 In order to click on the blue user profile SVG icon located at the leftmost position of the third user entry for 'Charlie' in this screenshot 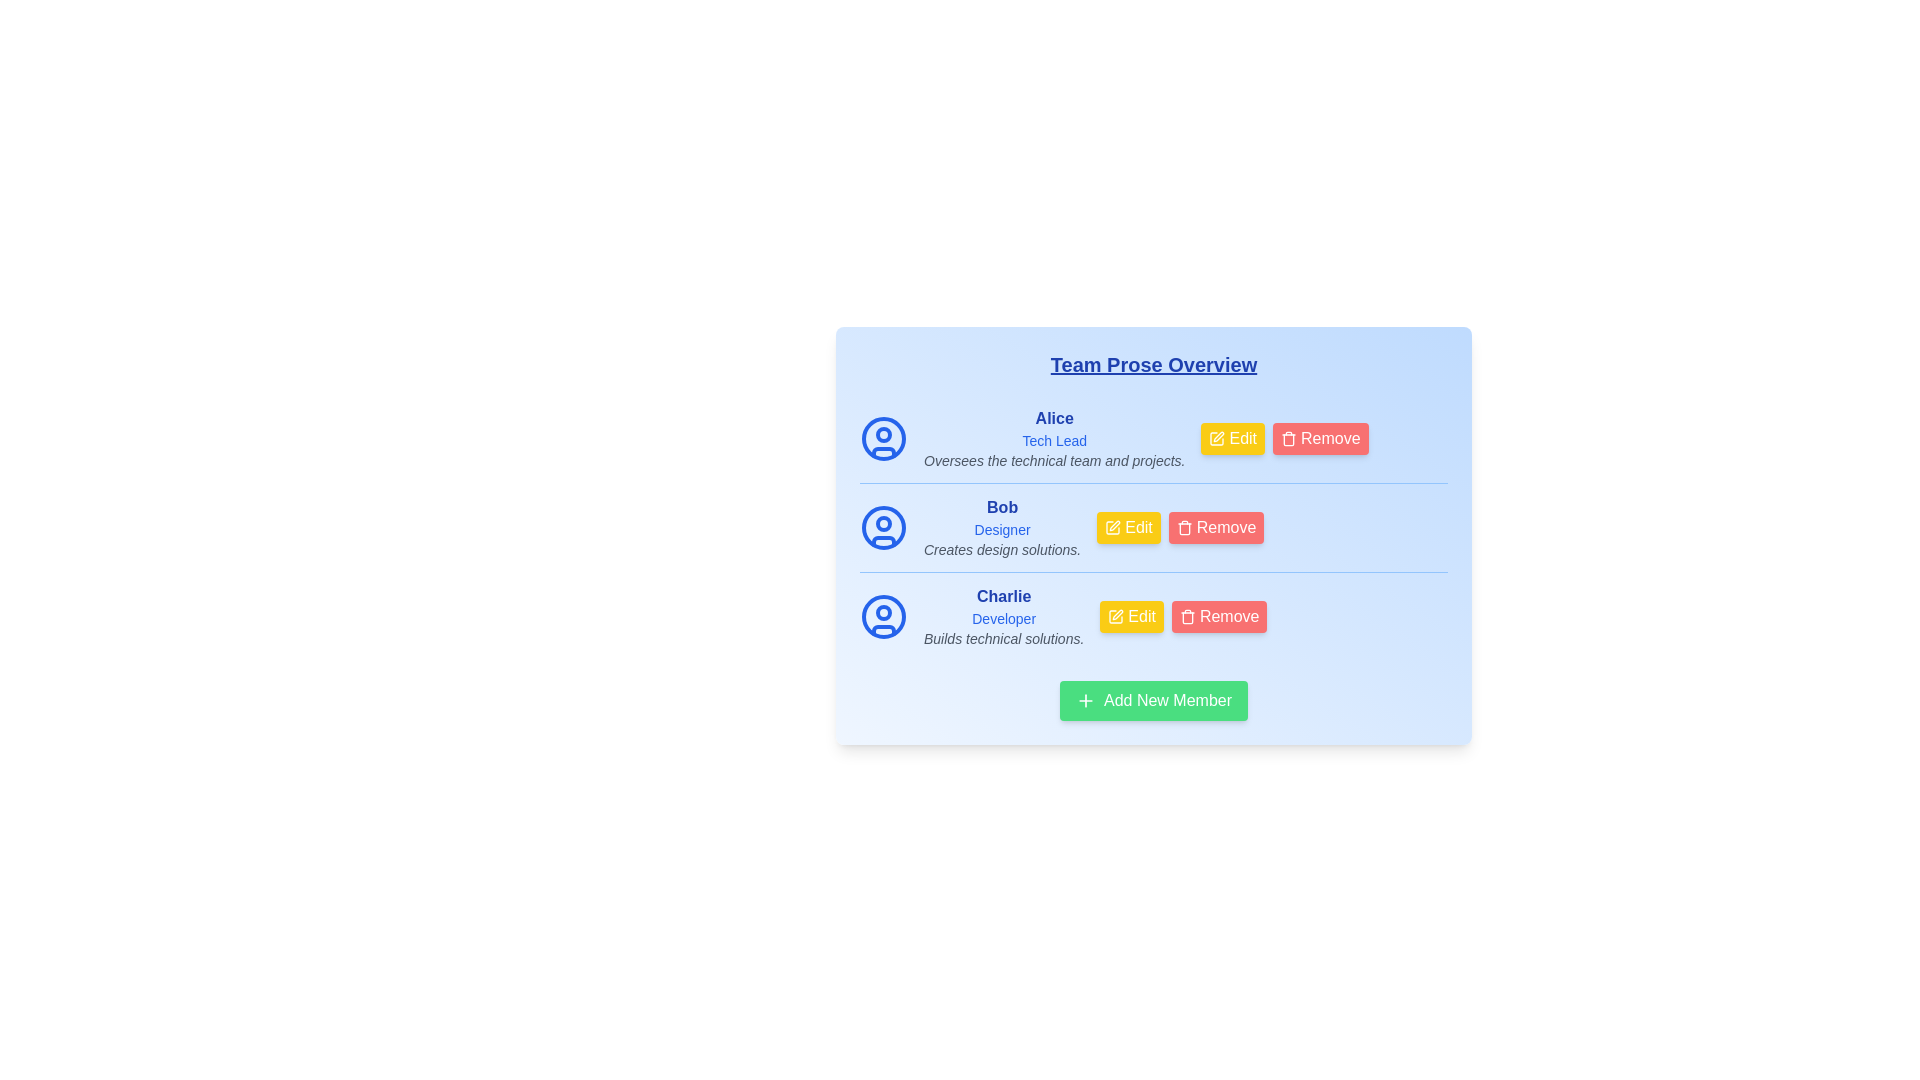, I will do `click(882, 616)`.